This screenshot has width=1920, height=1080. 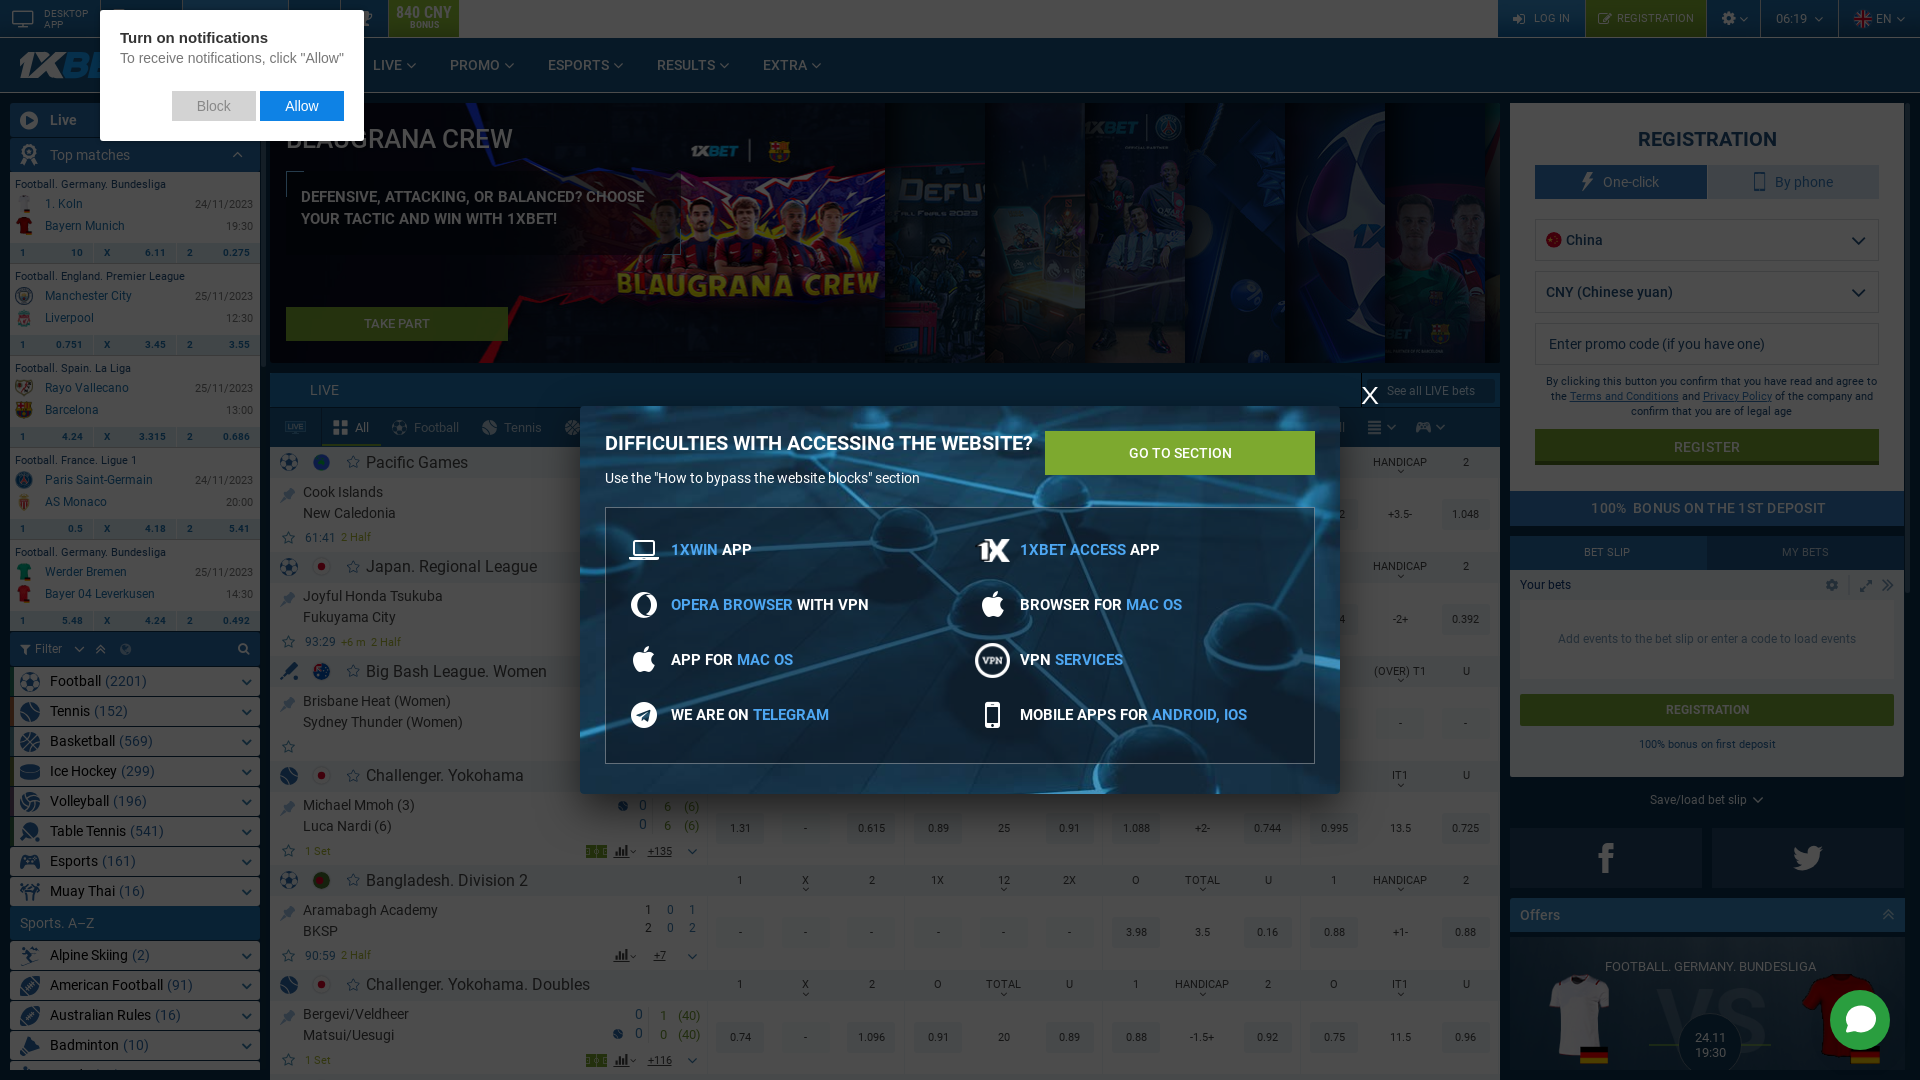 I want to click on 'REGISTRATION', so click(x=1706, y=708).